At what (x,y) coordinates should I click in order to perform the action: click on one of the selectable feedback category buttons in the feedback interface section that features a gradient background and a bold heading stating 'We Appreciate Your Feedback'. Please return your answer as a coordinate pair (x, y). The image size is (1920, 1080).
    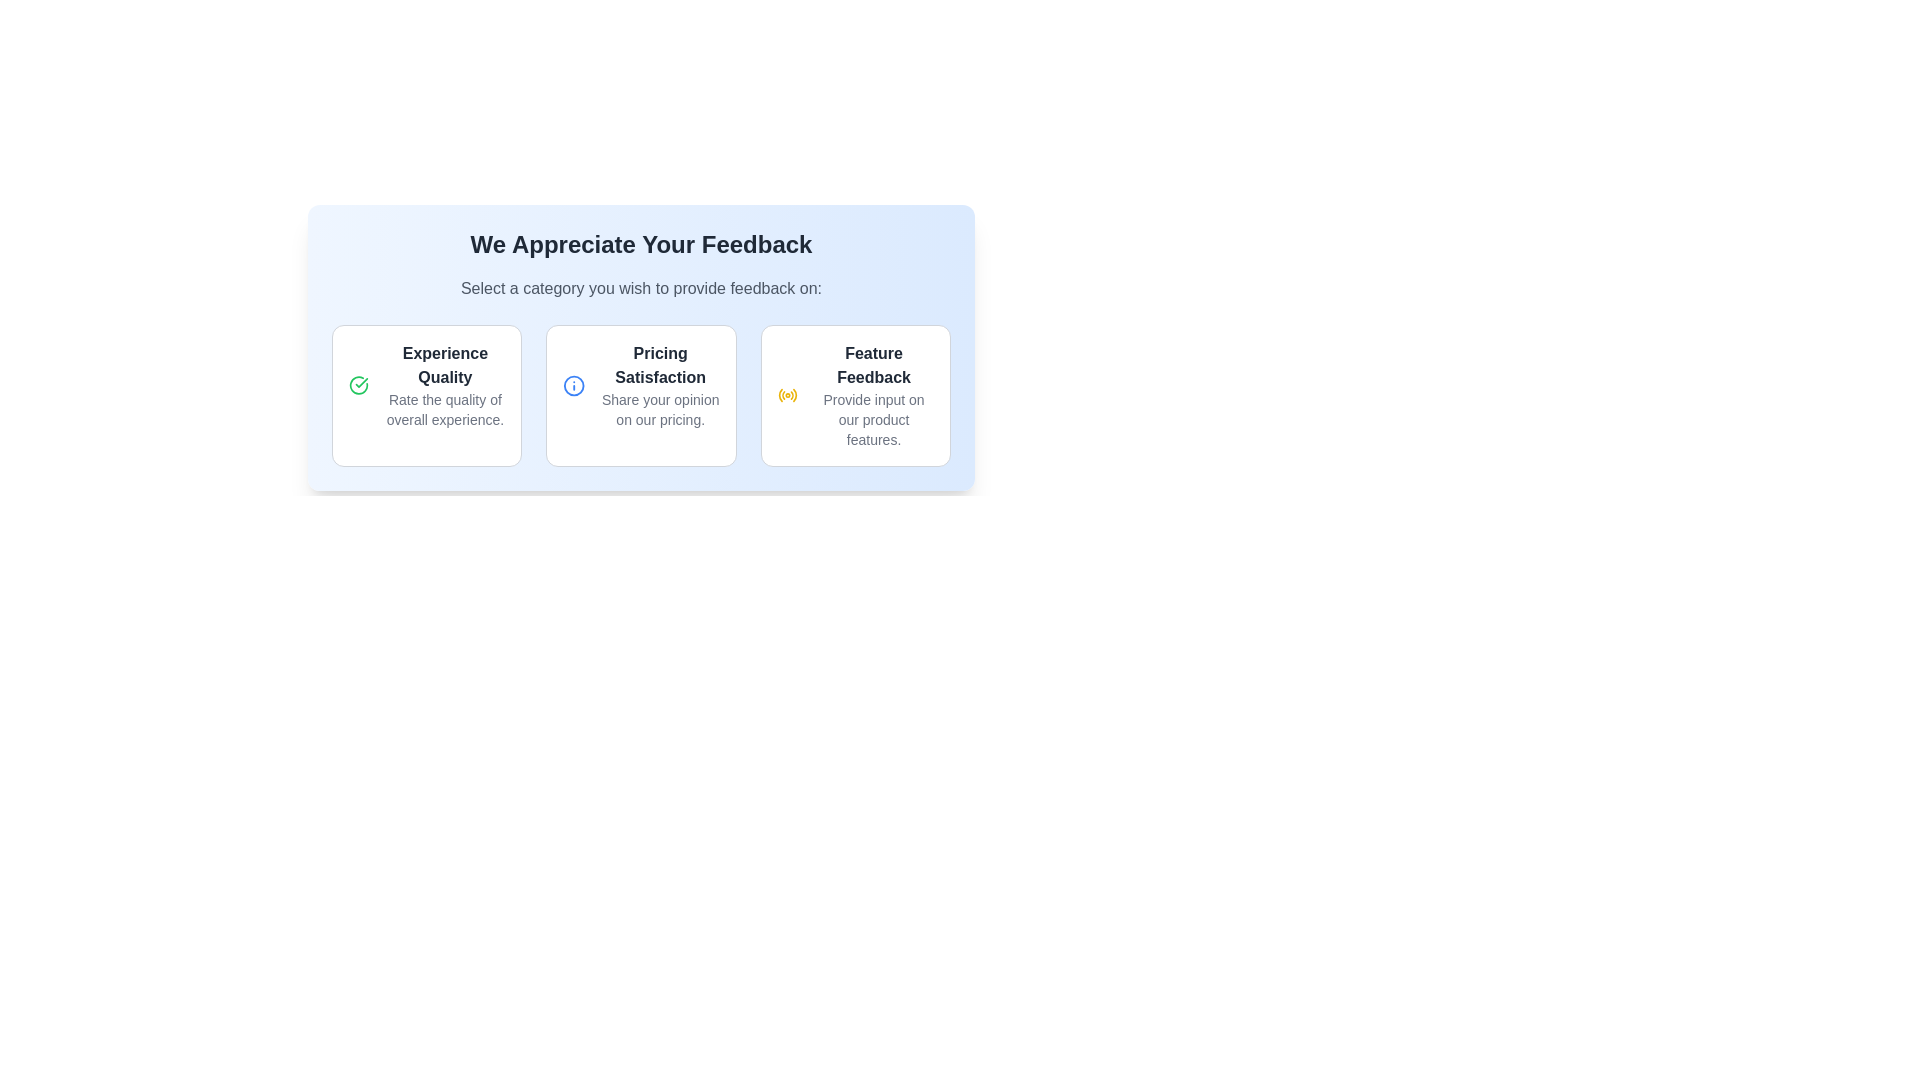
    Looking at the image, I should click on (641, 346).